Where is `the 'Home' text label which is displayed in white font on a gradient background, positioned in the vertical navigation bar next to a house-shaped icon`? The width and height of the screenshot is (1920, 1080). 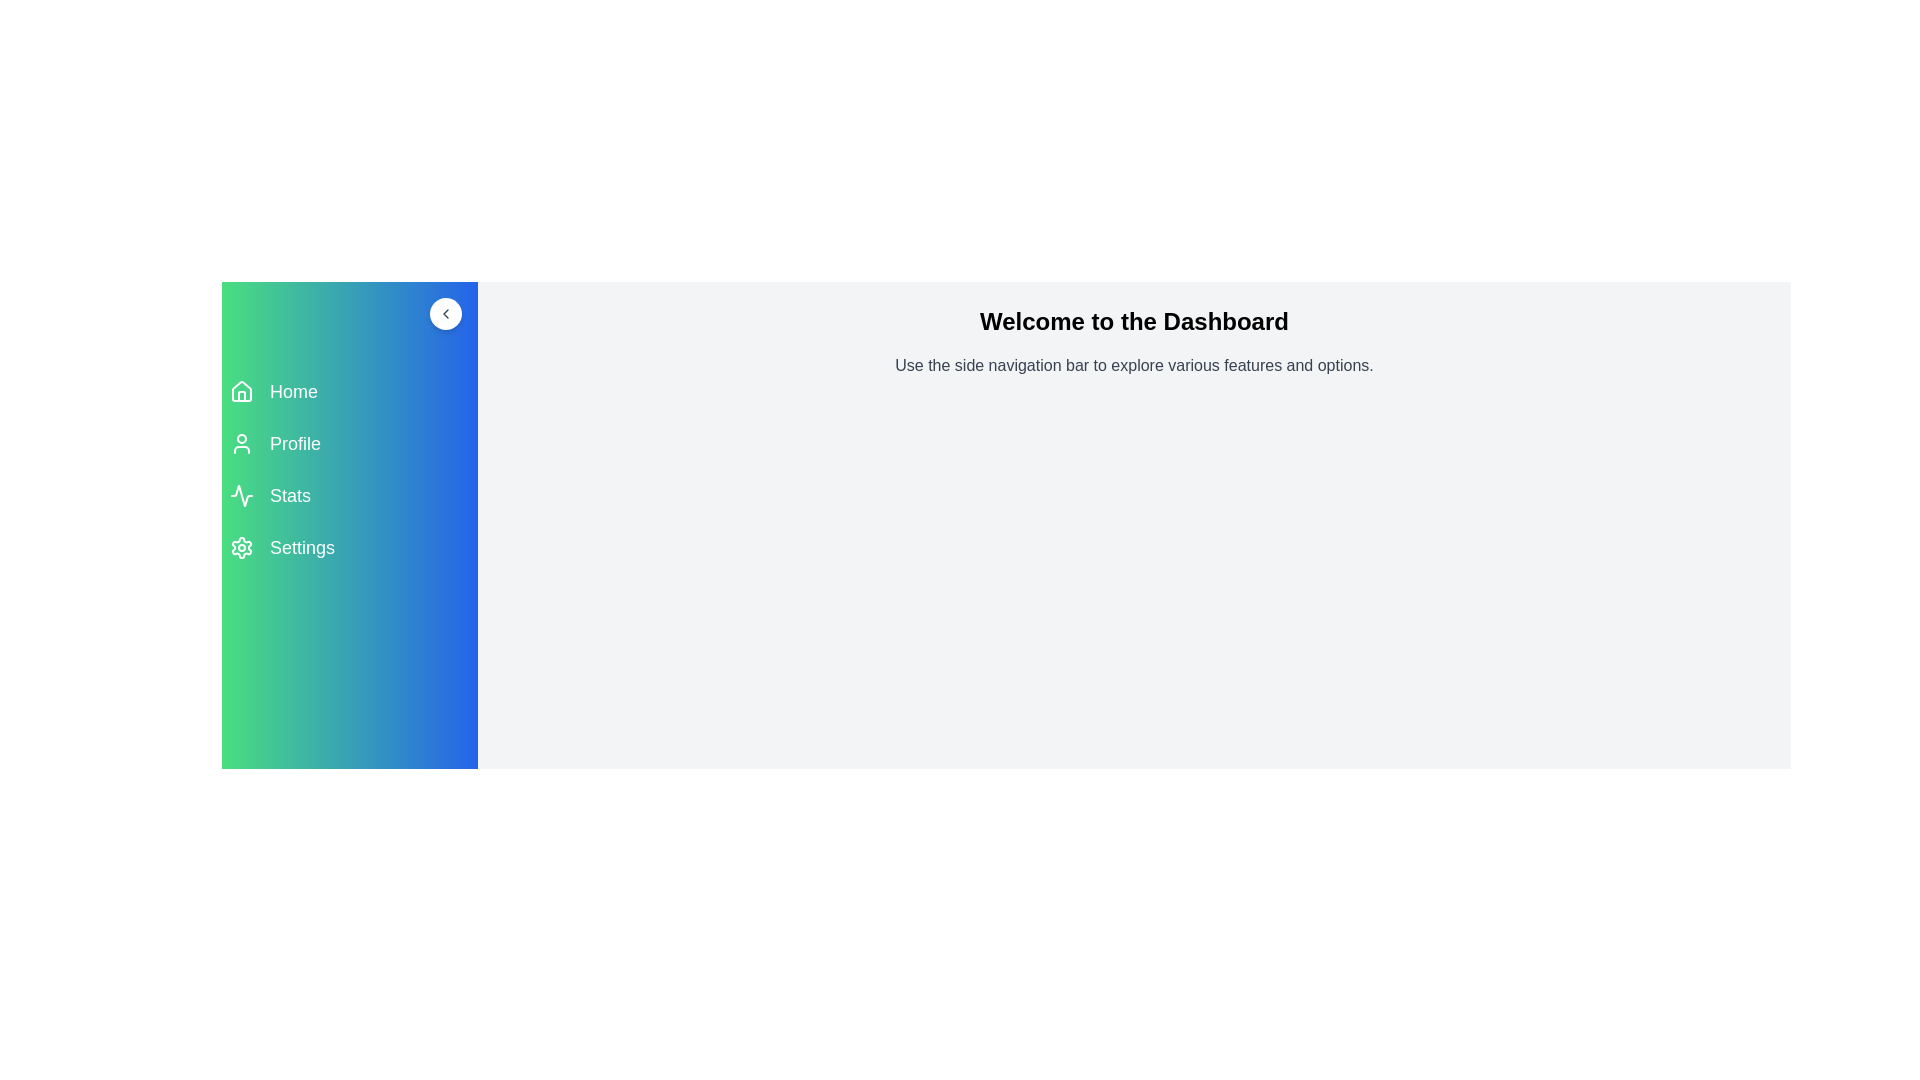 the 'Home' text label which is displayed in white font on a gradient background, positioned in the vertical navigation bar next to a house-shaped icon is located at coordinates (292, 392).